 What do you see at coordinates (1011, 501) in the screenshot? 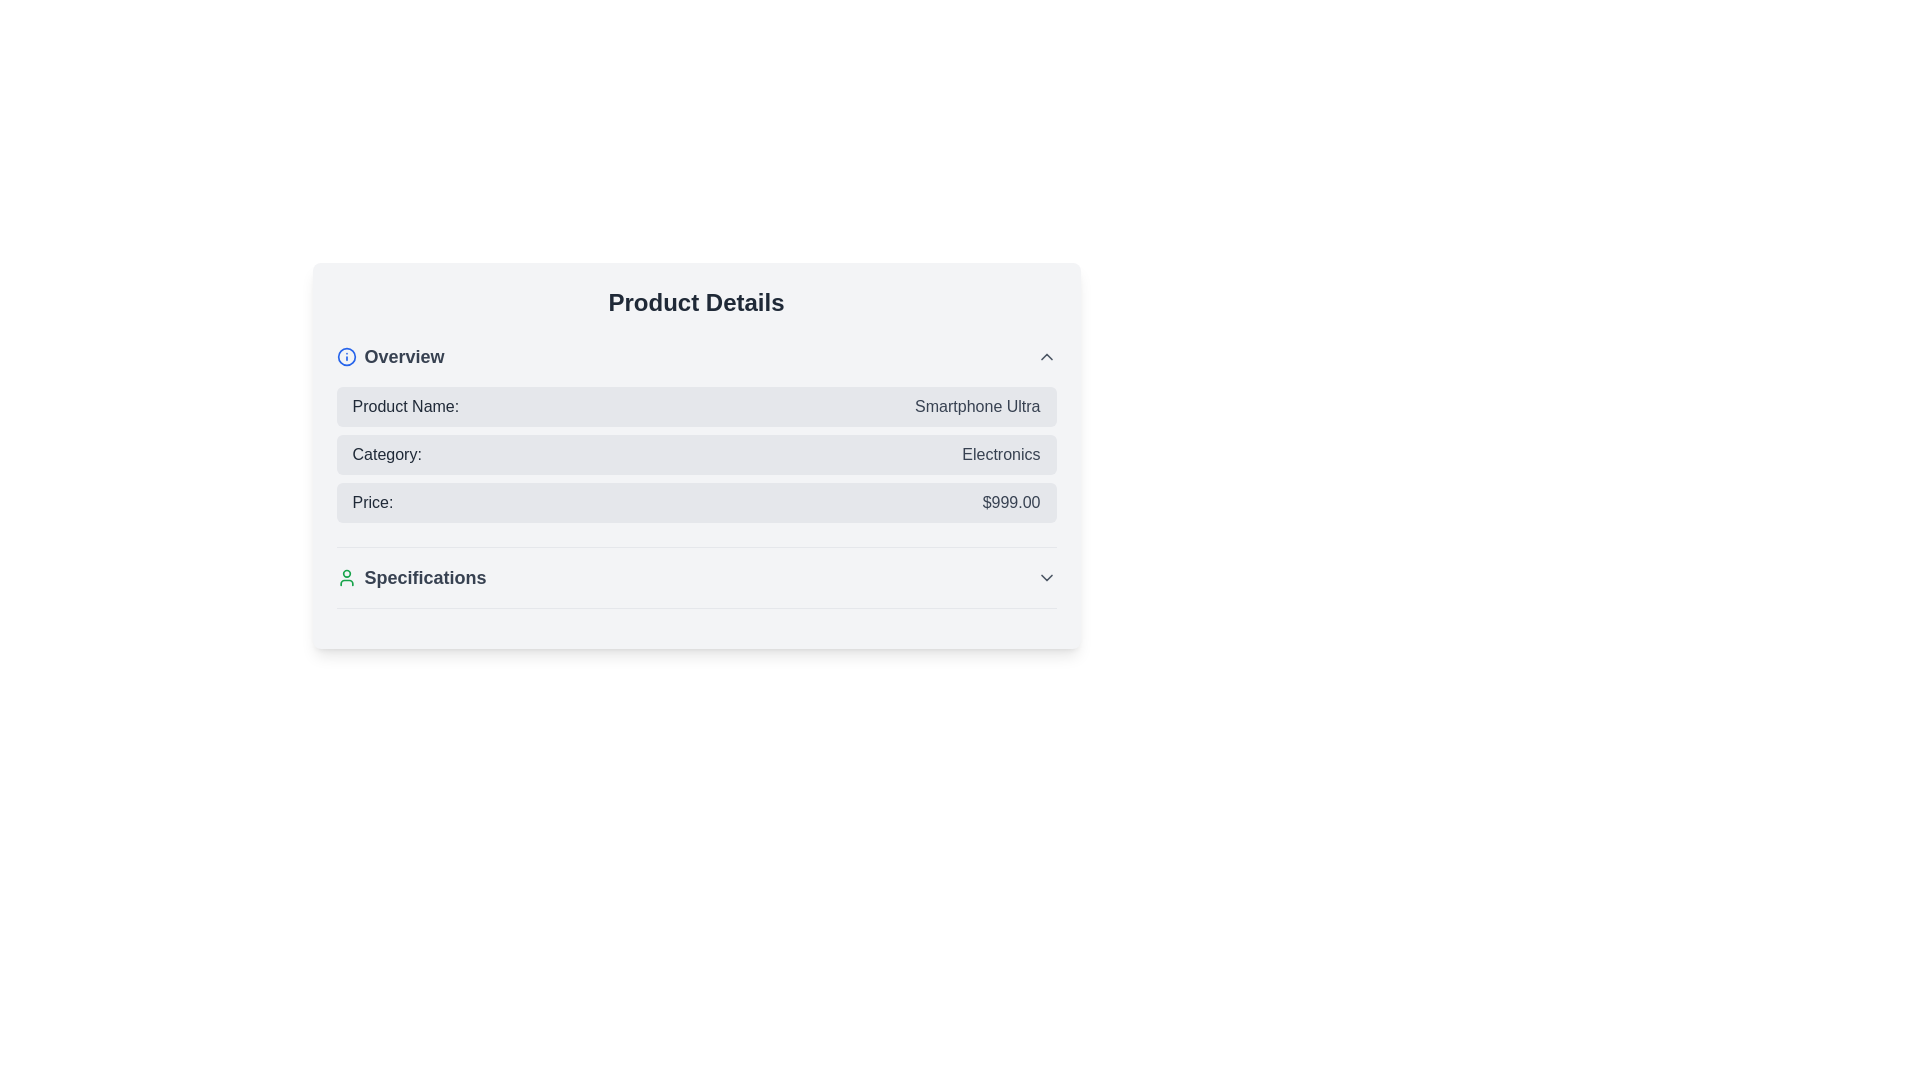
I see `the text label displaying the price of the product, which is currently listed as $999.00, located in the third row under 'Price:' and aligned to the right` at bounding box center [1011, 501].